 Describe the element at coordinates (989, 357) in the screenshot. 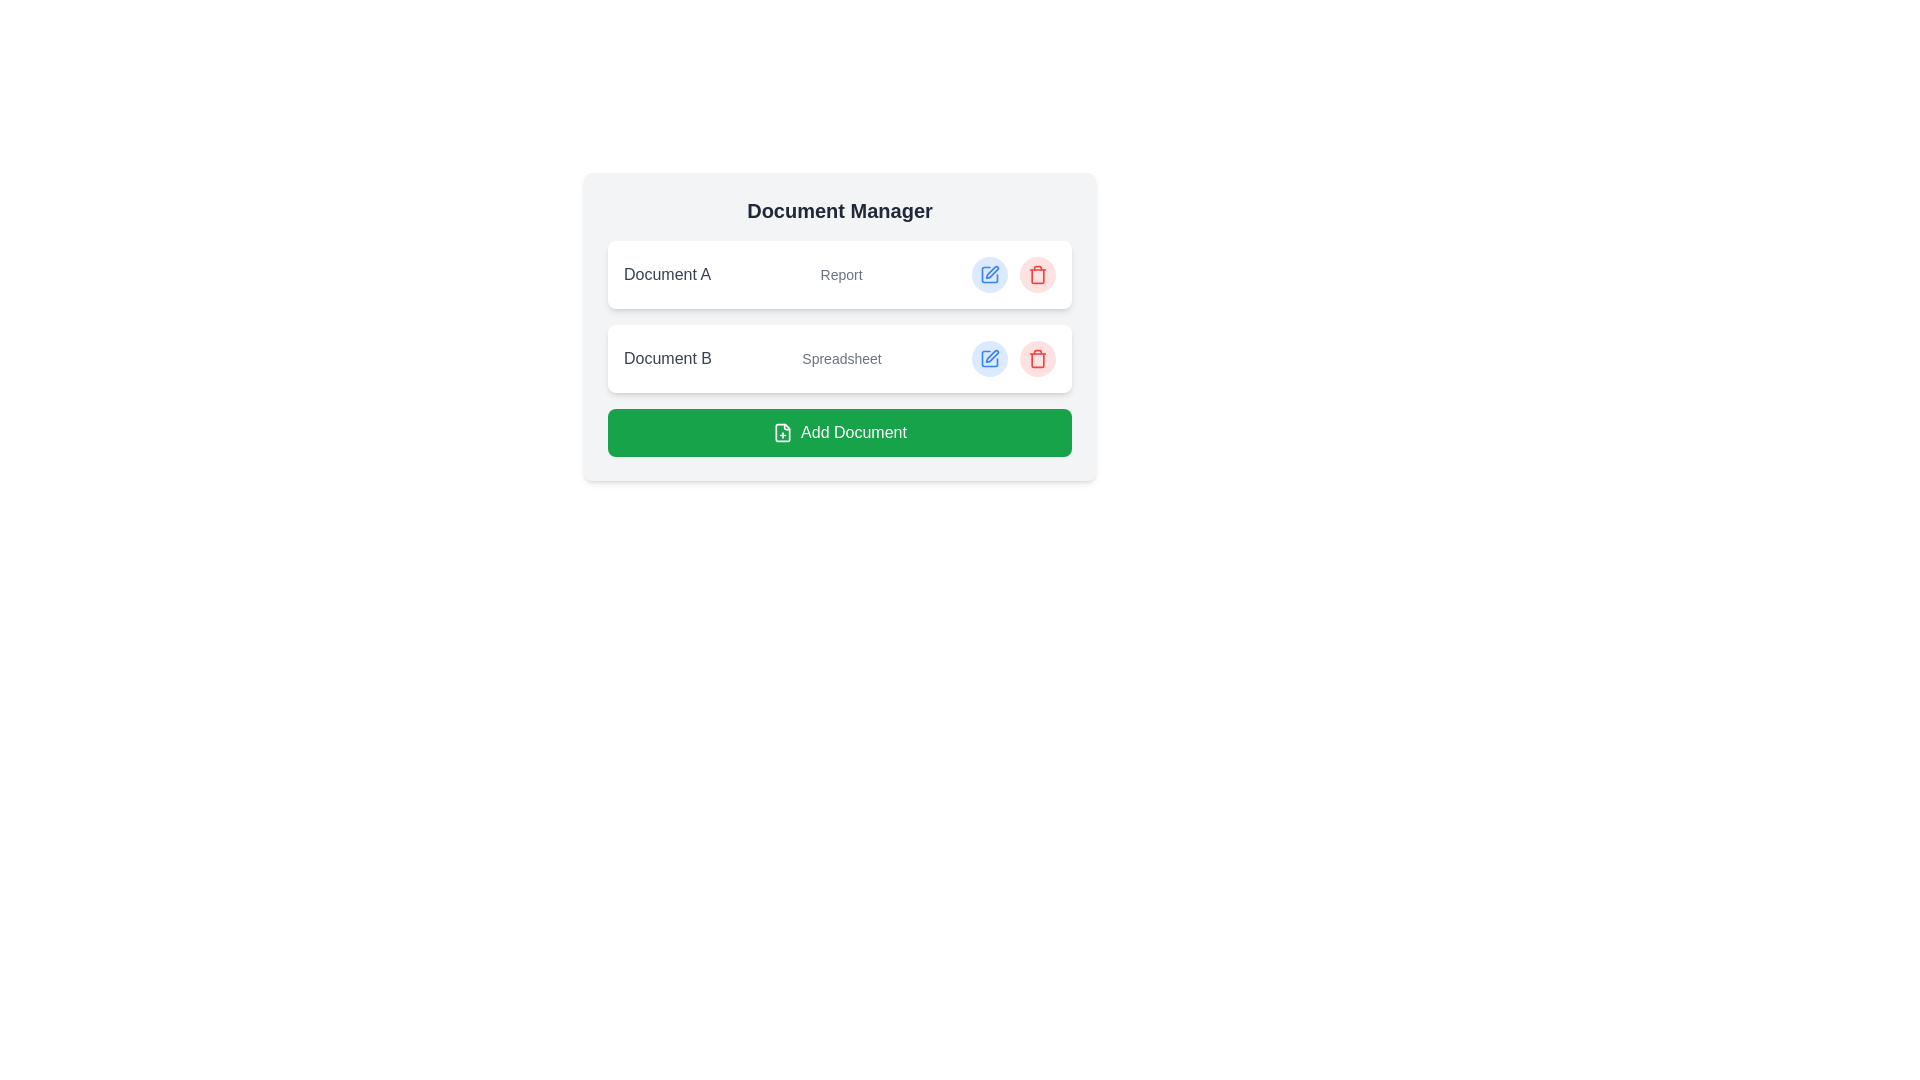

I see `the editable pen icon with a light blue background located in the 'Document B' row to initiate editing actions` at that location.